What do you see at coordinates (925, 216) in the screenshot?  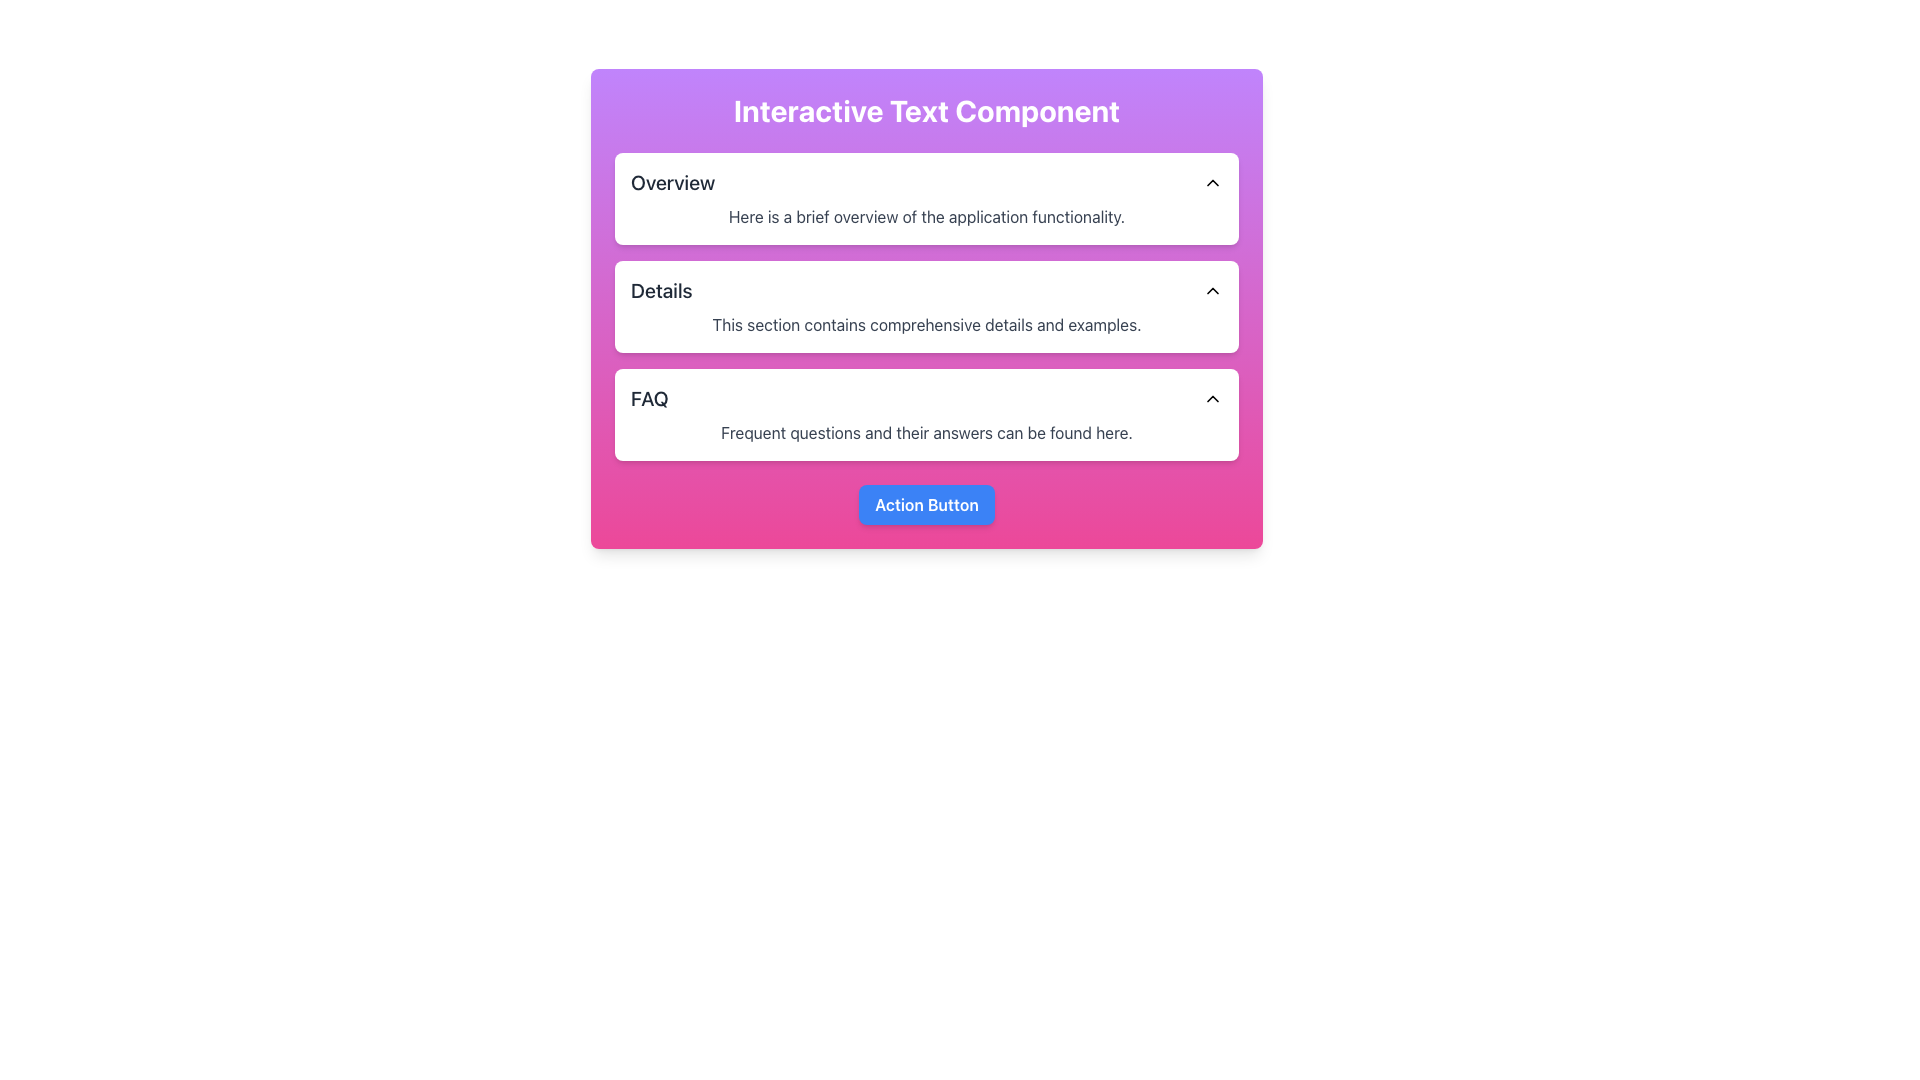 I see `the text block located beneath the 'Overview' label, which provides a concise explanation of the application's functionality, situated within a card with a white background and rounded corners` at bounding box center [925, 216].